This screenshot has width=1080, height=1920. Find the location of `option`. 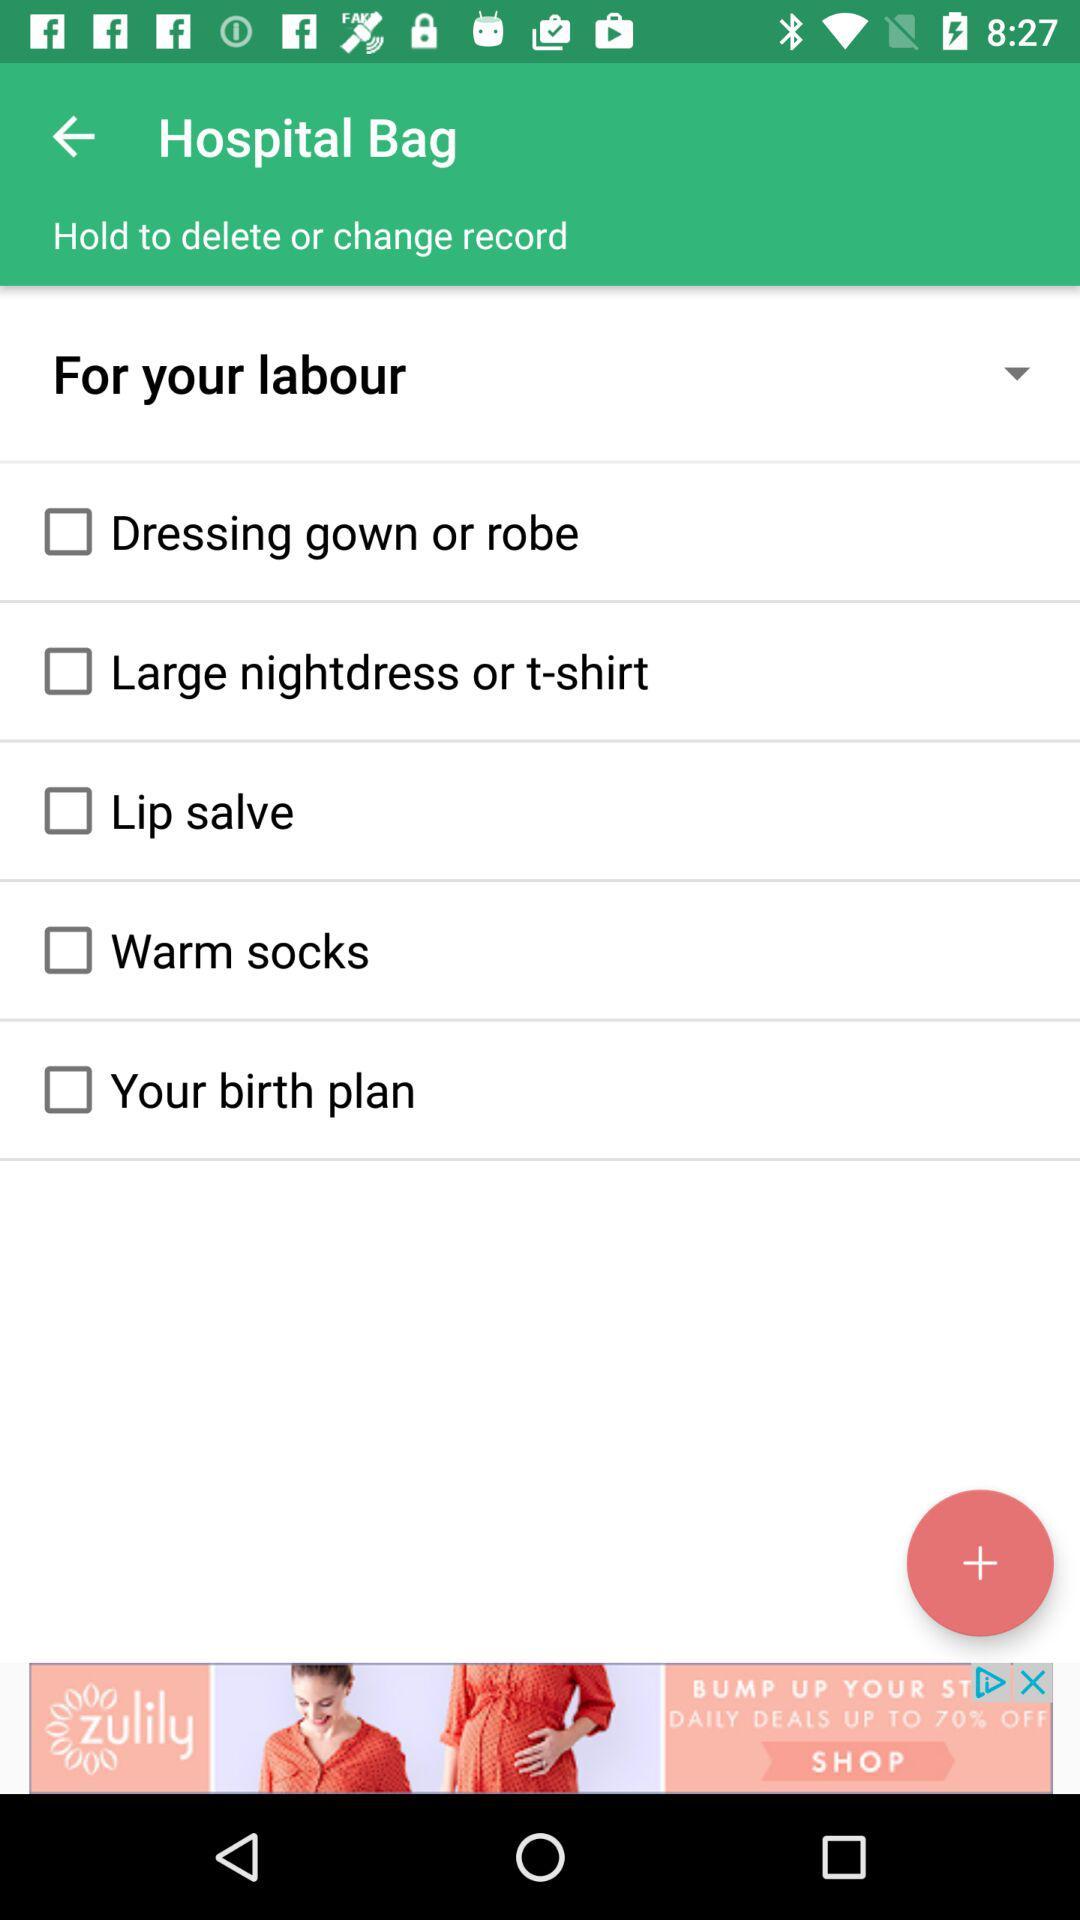

option is located at coordinates (67, 1088).